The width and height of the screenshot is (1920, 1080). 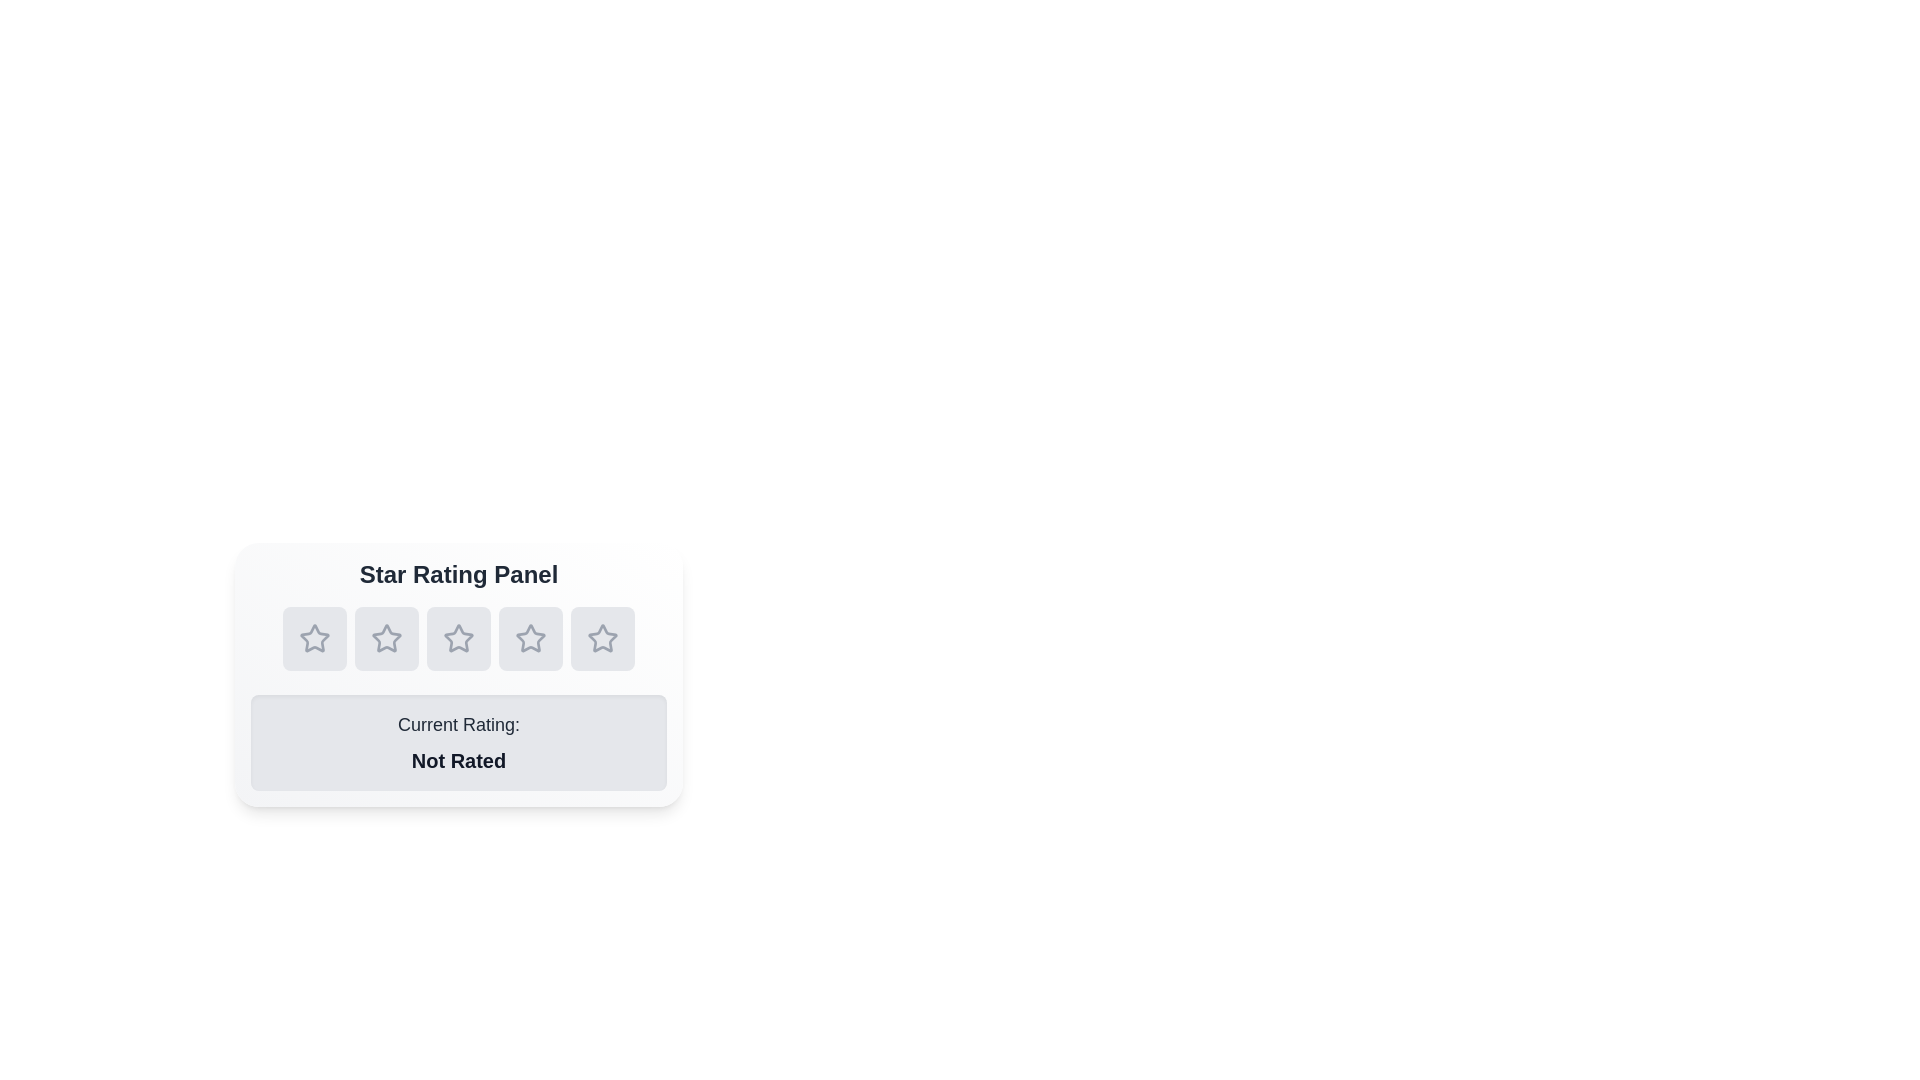 I want to click on the third star icon from the left in the rating interface, so click(x=458, y=639).